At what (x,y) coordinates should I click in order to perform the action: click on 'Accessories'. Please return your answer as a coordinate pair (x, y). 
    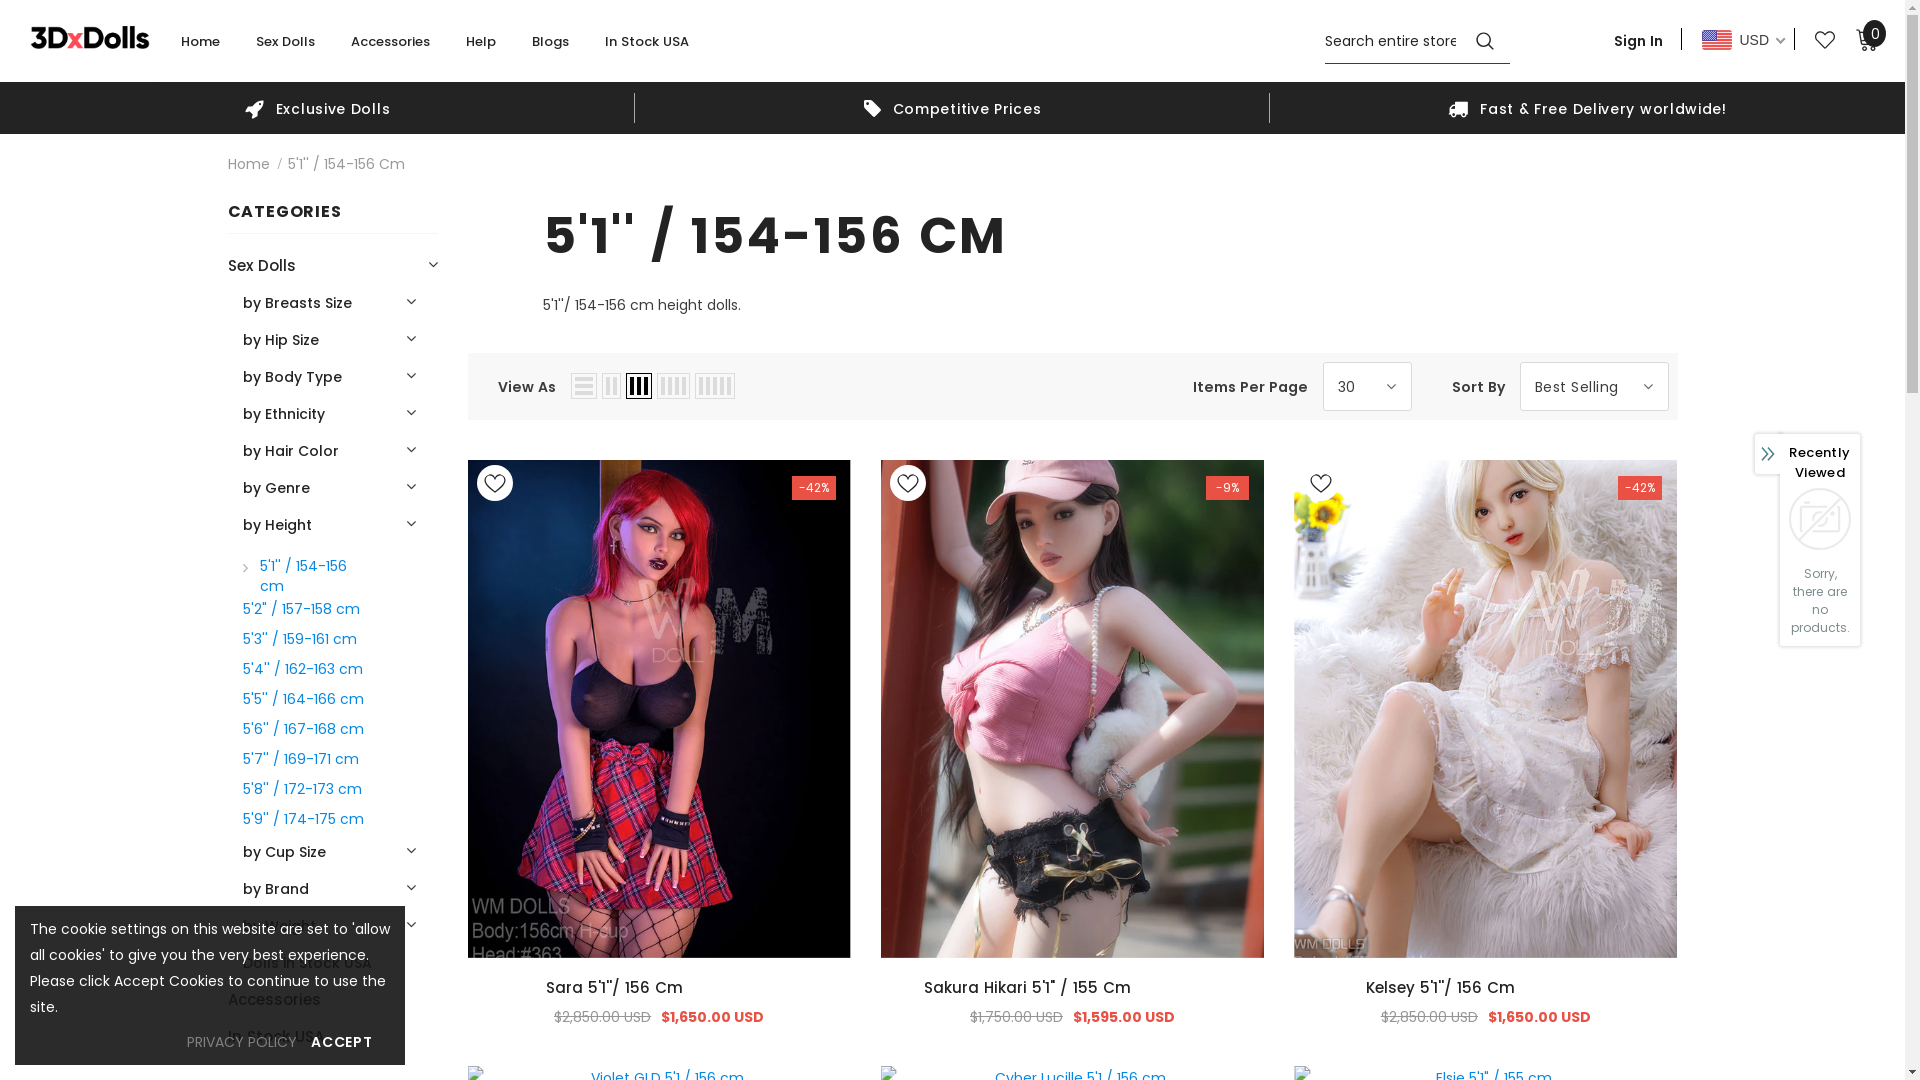
    Looking at the image, I should click on (273, 999).